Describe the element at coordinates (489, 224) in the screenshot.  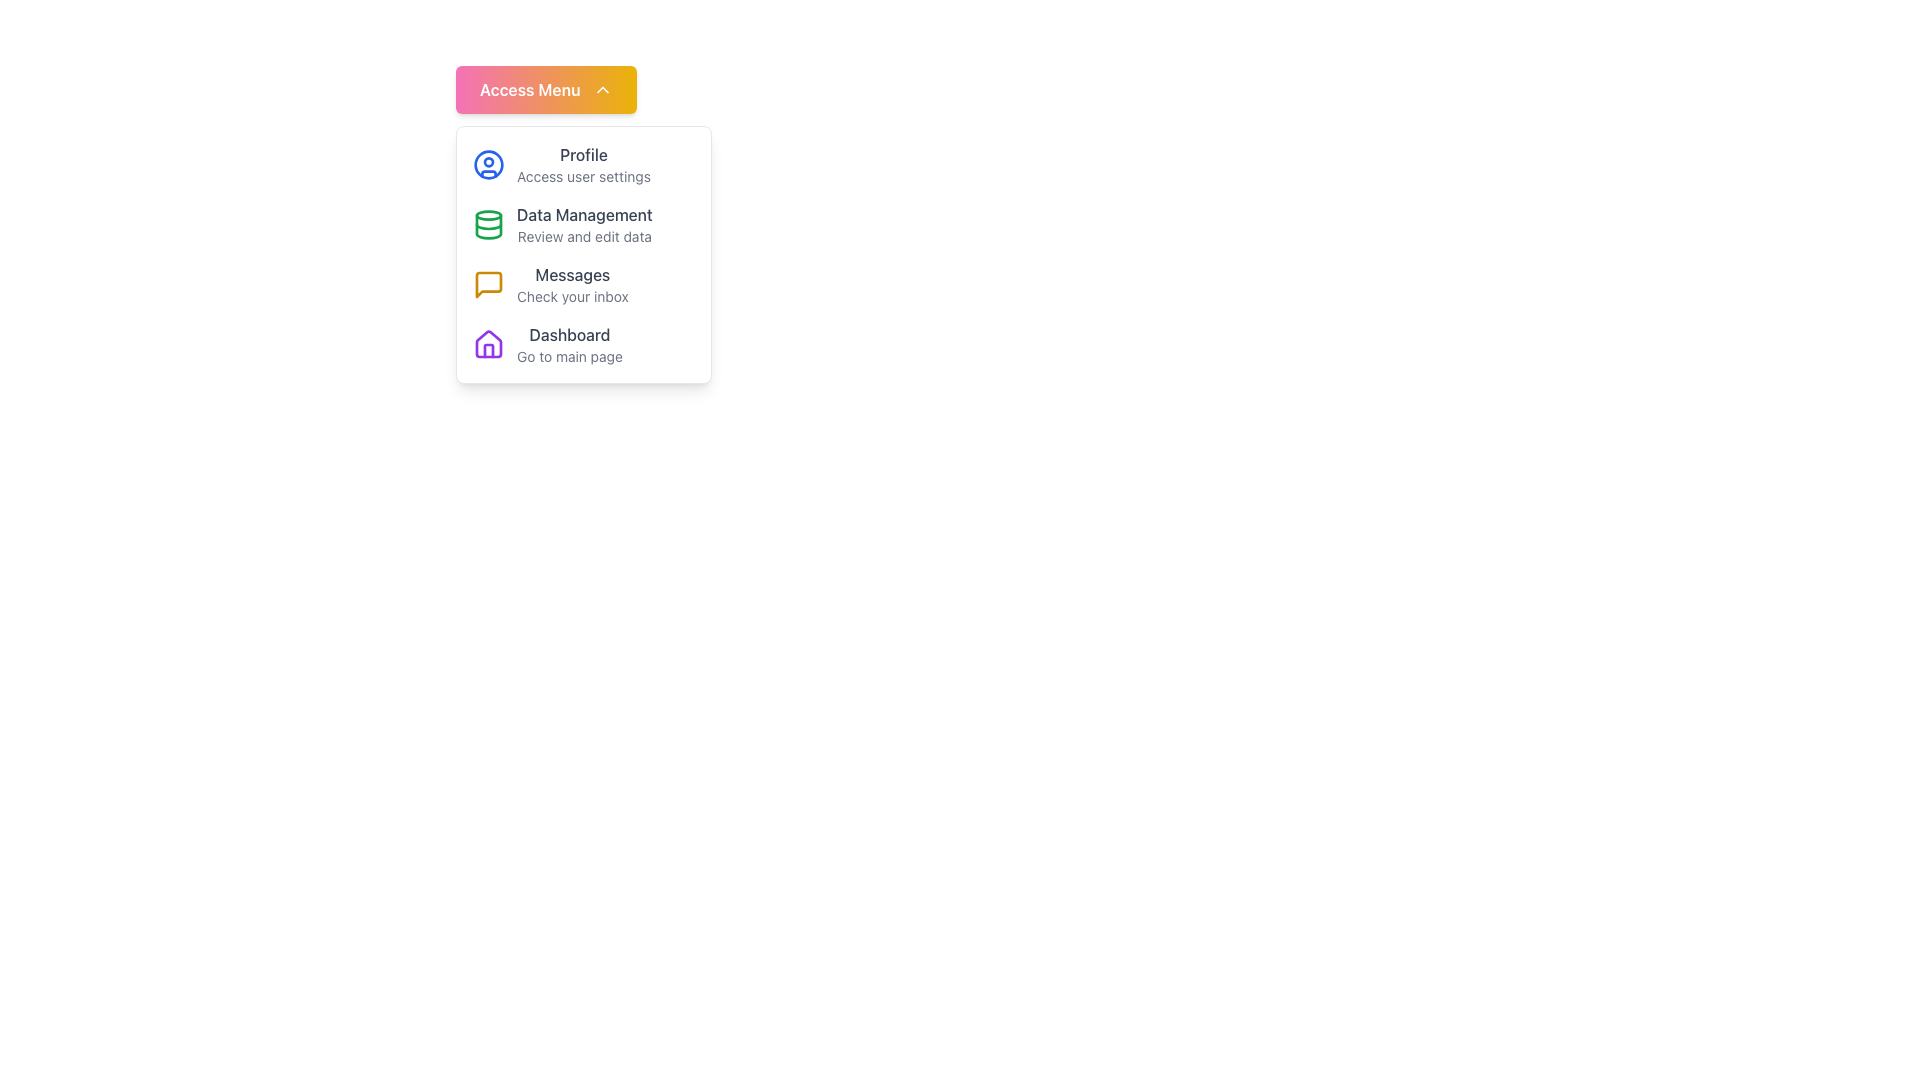
I see `the green database icon located in the Data Management section, positioned to the left of the 'Data Management' and 'Review and edit data' text` at that location.